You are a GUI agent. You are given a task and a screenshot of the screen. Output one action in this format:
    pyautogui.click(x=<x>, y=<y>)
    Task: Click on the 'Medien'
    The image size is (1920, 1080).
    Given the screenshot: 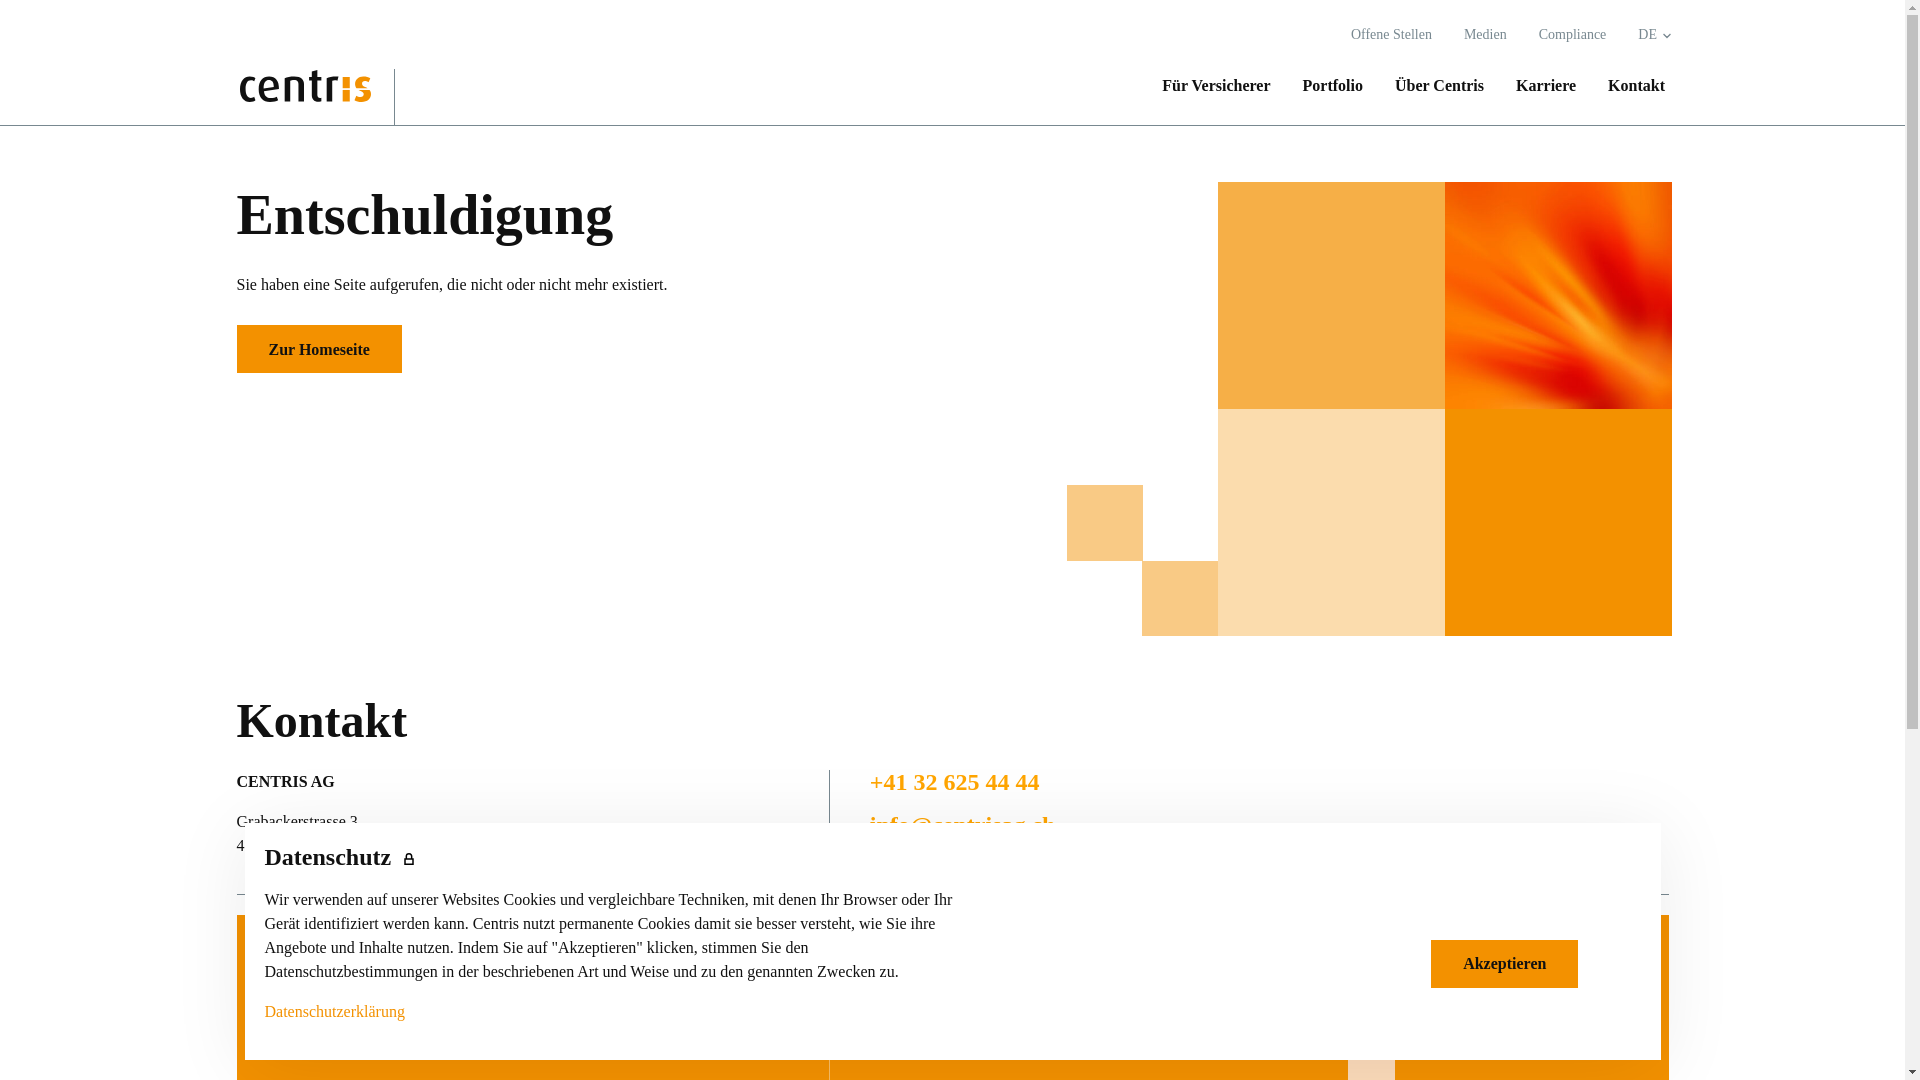 What is the action you would take?
    pyautogui.click(x=1485, y=34)
    